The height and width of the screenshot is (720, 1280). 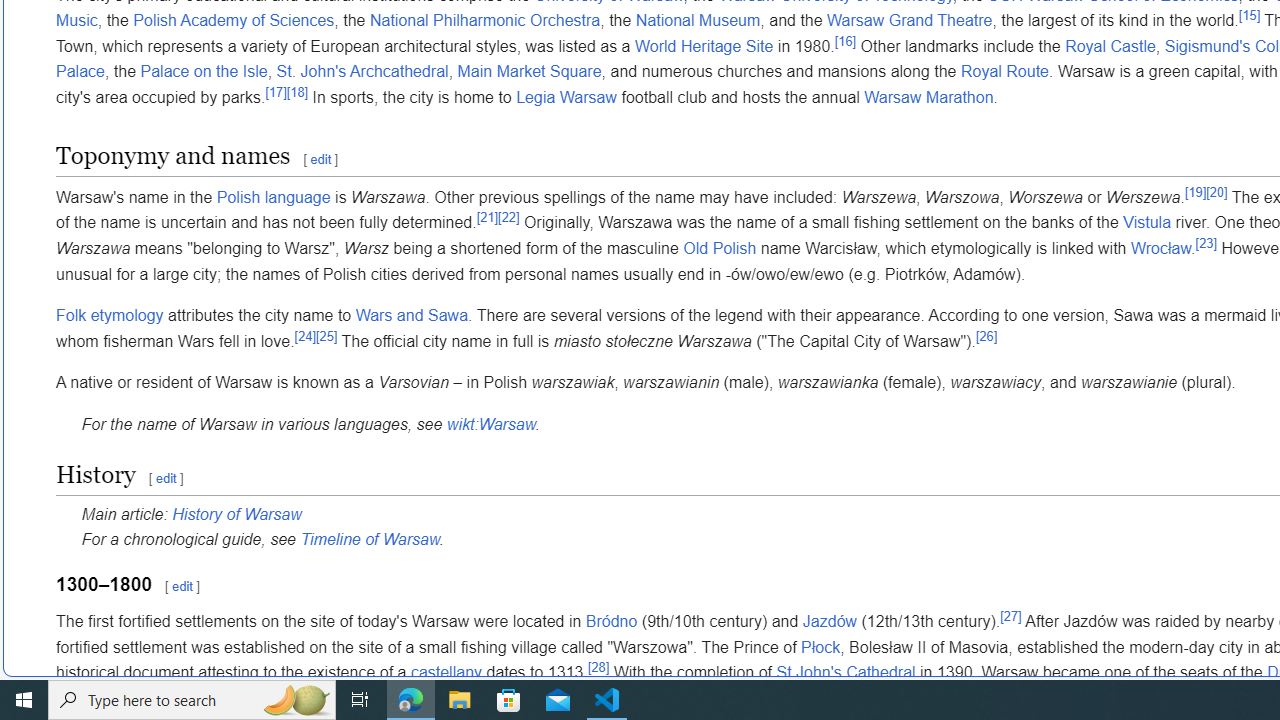 I want to click on 'wikt:Warsaw', so click(x=490, y=422).